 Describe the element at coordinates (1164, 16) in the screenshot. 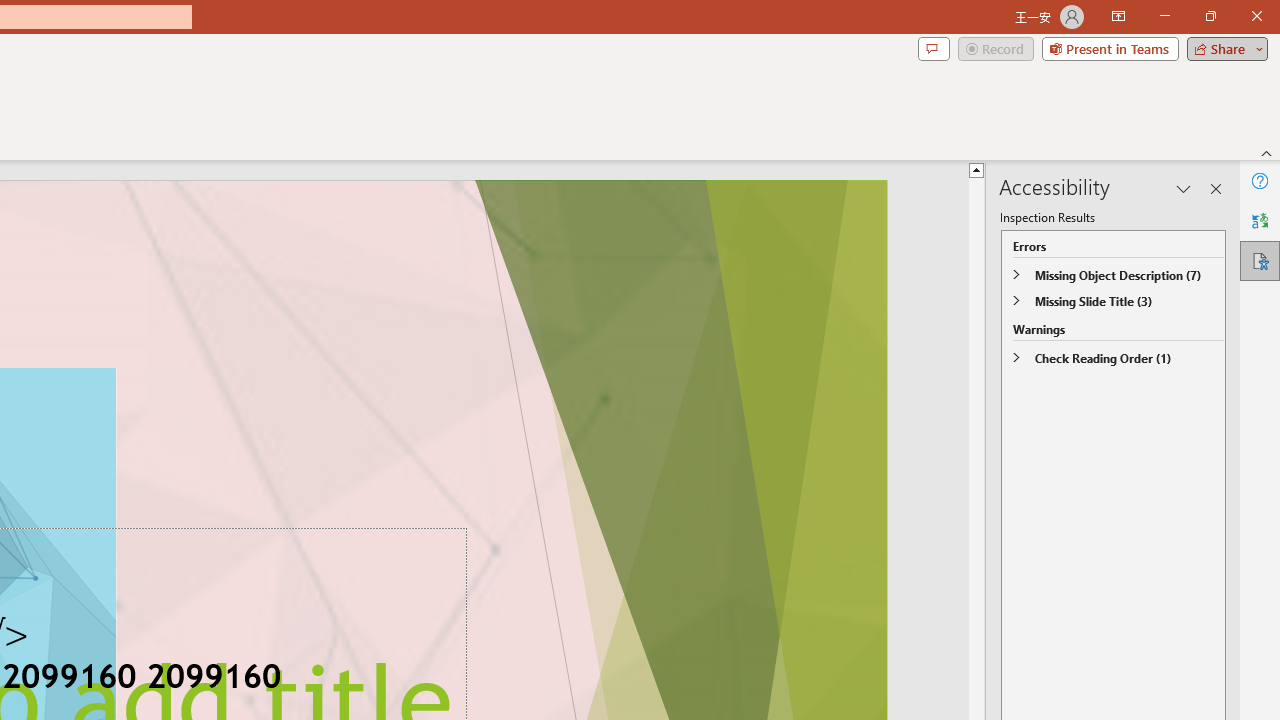

I see `'Minimize'` at that location.